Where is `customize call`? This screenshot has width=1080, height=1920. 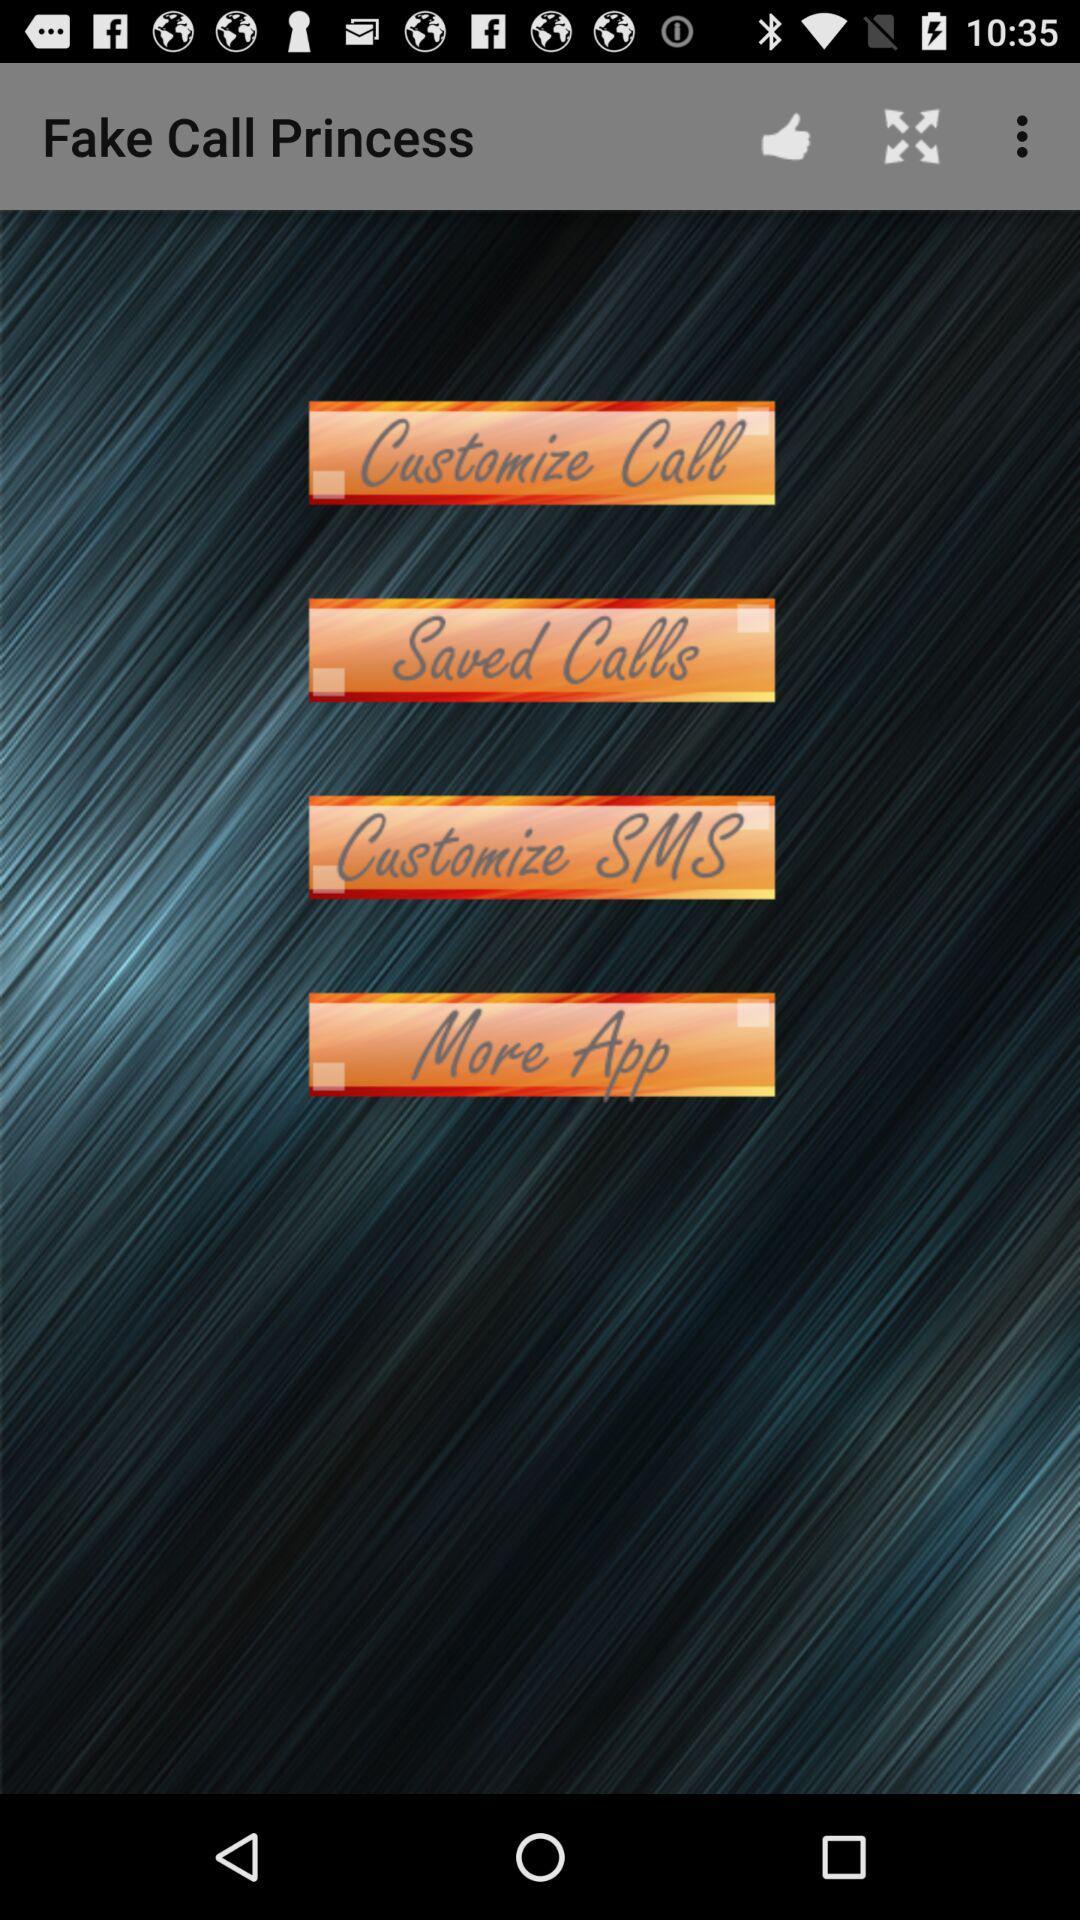
customize call is located at coordinates (540, 451).